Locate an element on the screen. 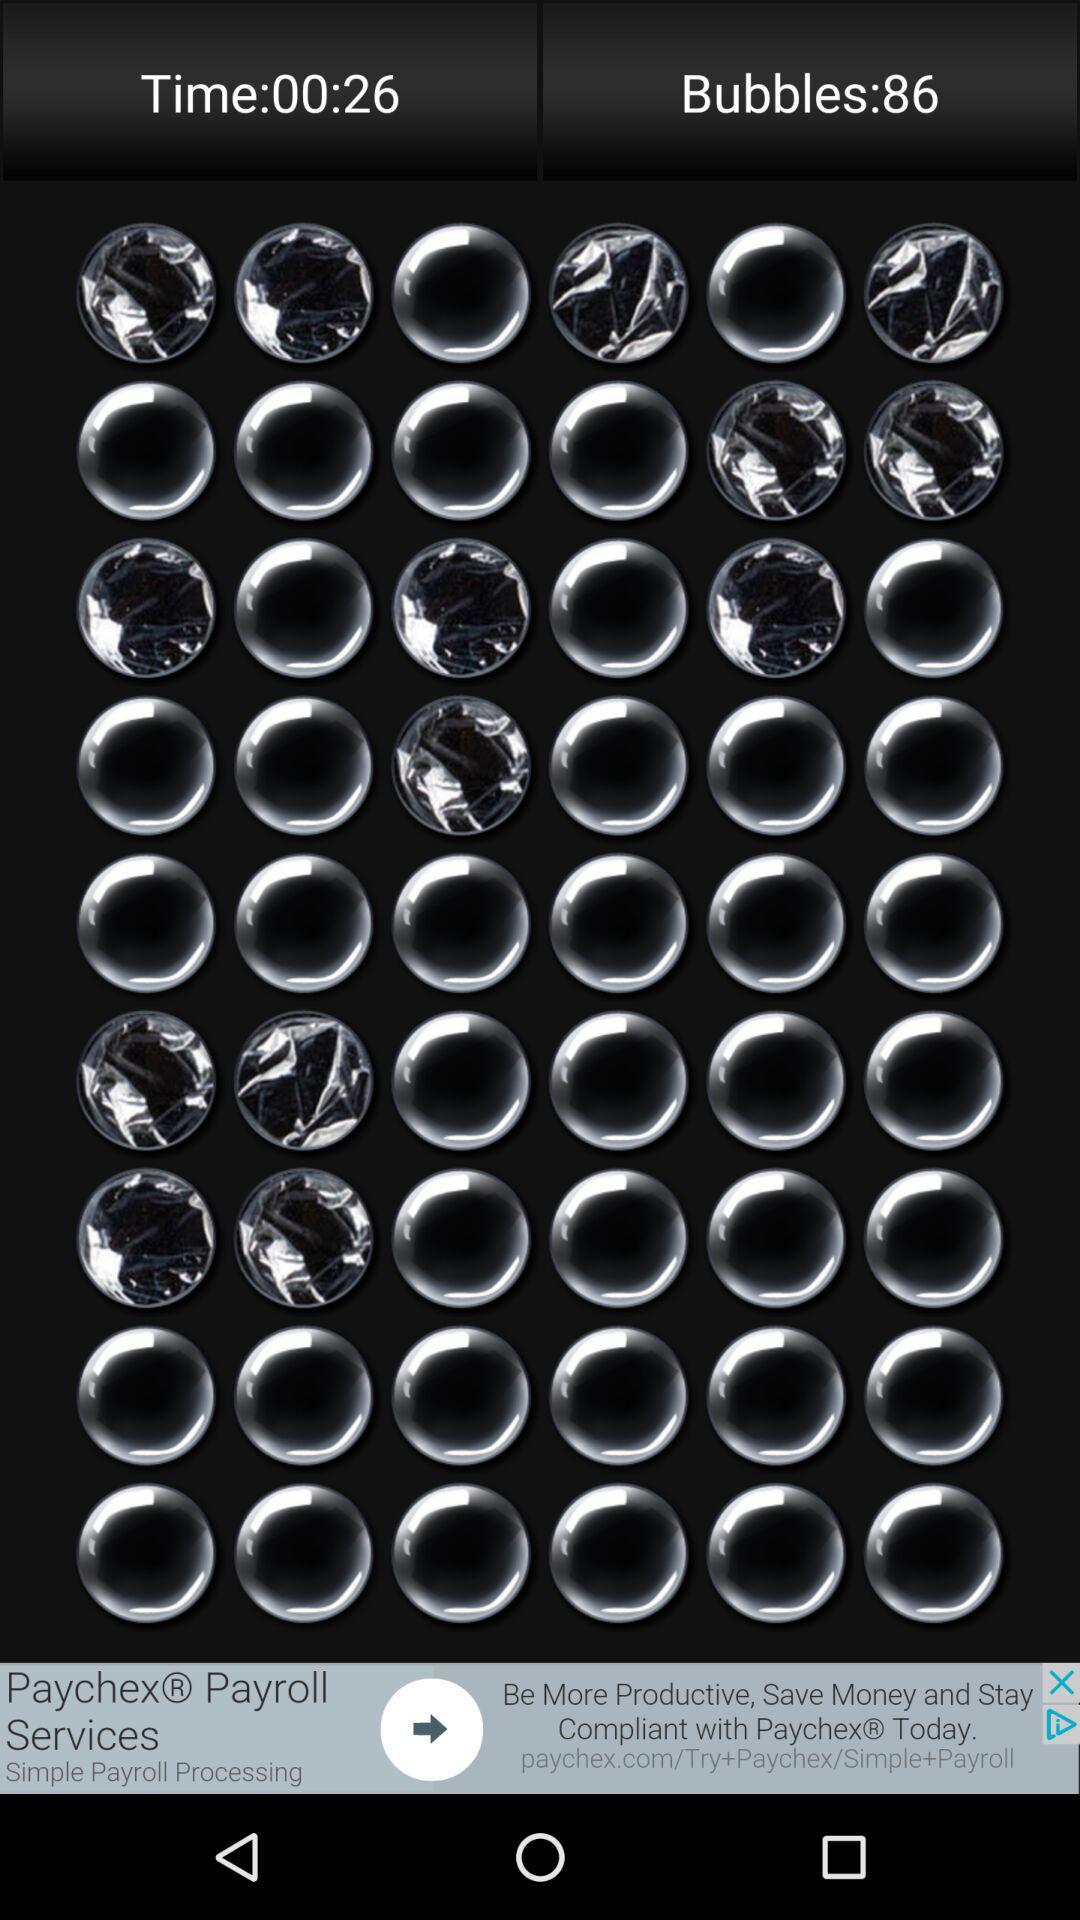 The width and height of the screenshot is (1080, 1920). click on icon is located at coordinates (617, 292).